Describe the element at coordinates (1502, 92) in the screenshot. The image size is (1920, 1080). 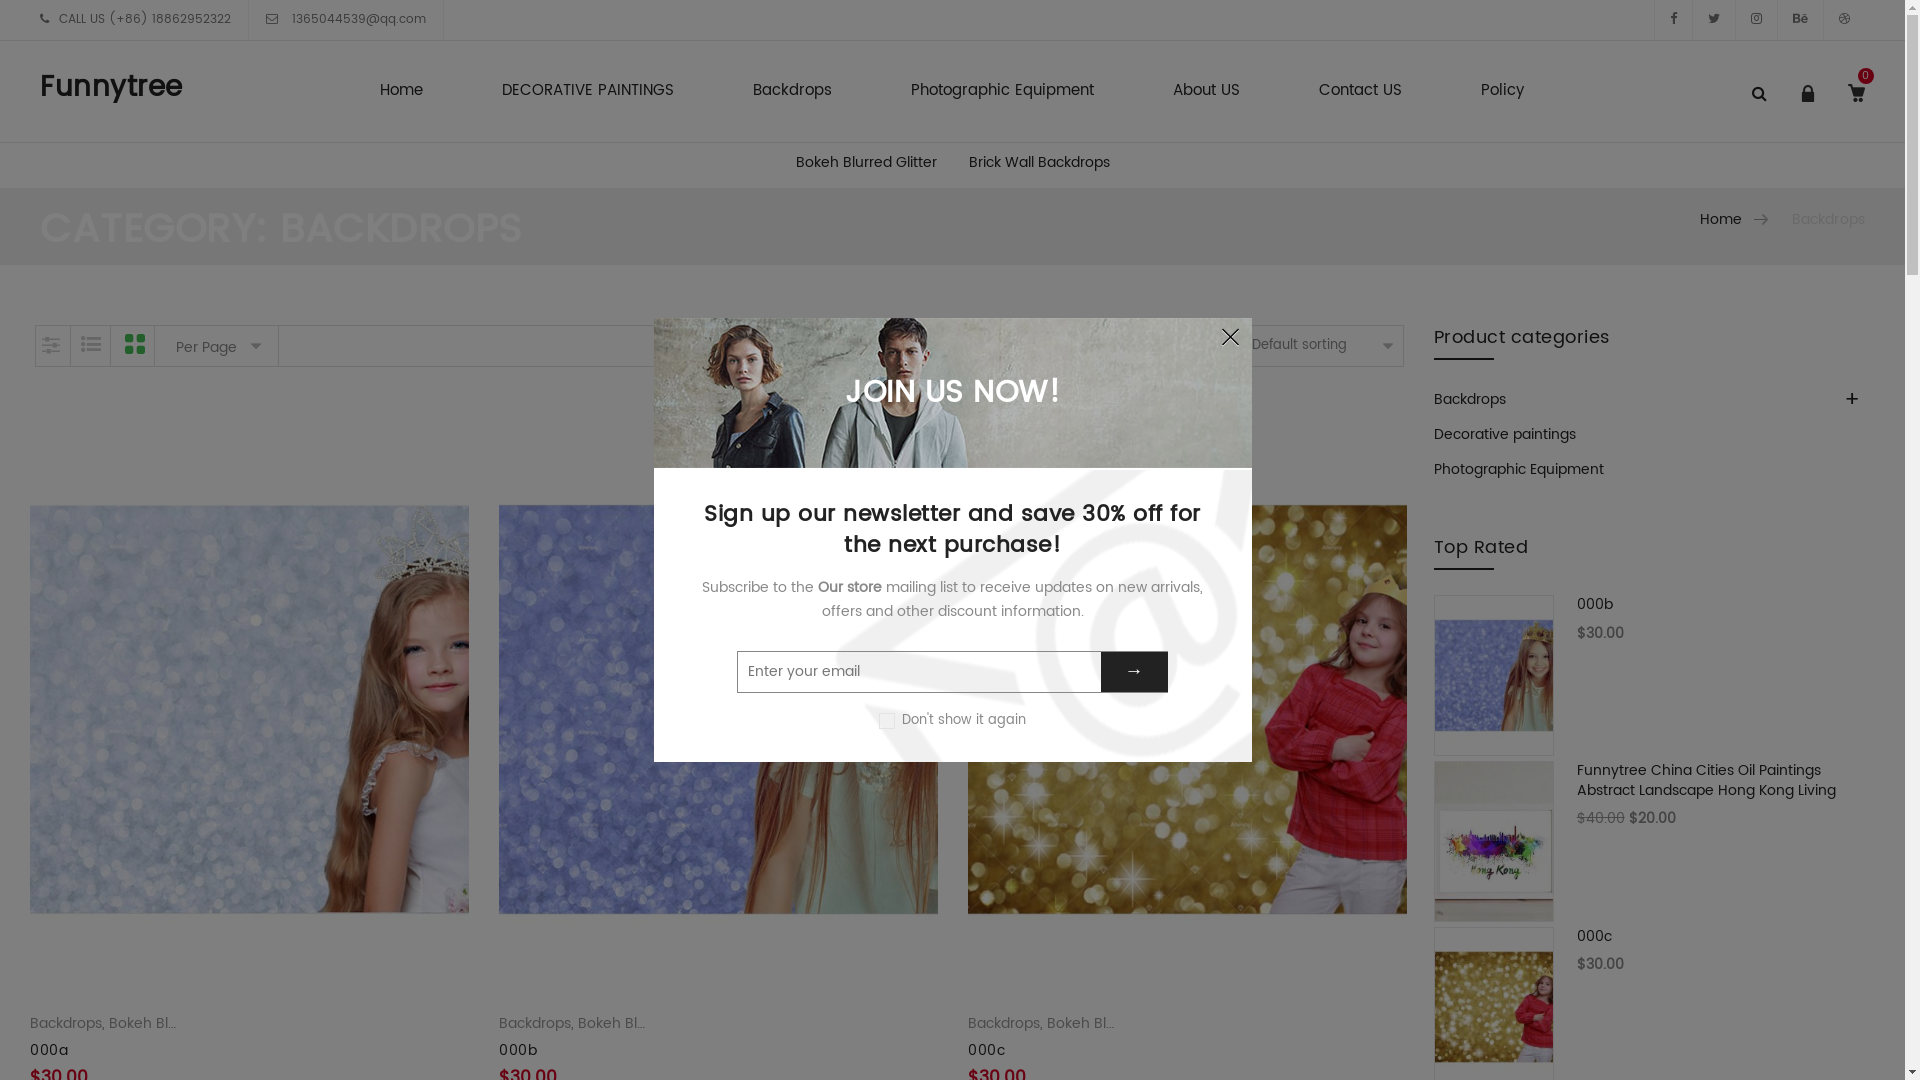
I see `'Policy'` at that location.